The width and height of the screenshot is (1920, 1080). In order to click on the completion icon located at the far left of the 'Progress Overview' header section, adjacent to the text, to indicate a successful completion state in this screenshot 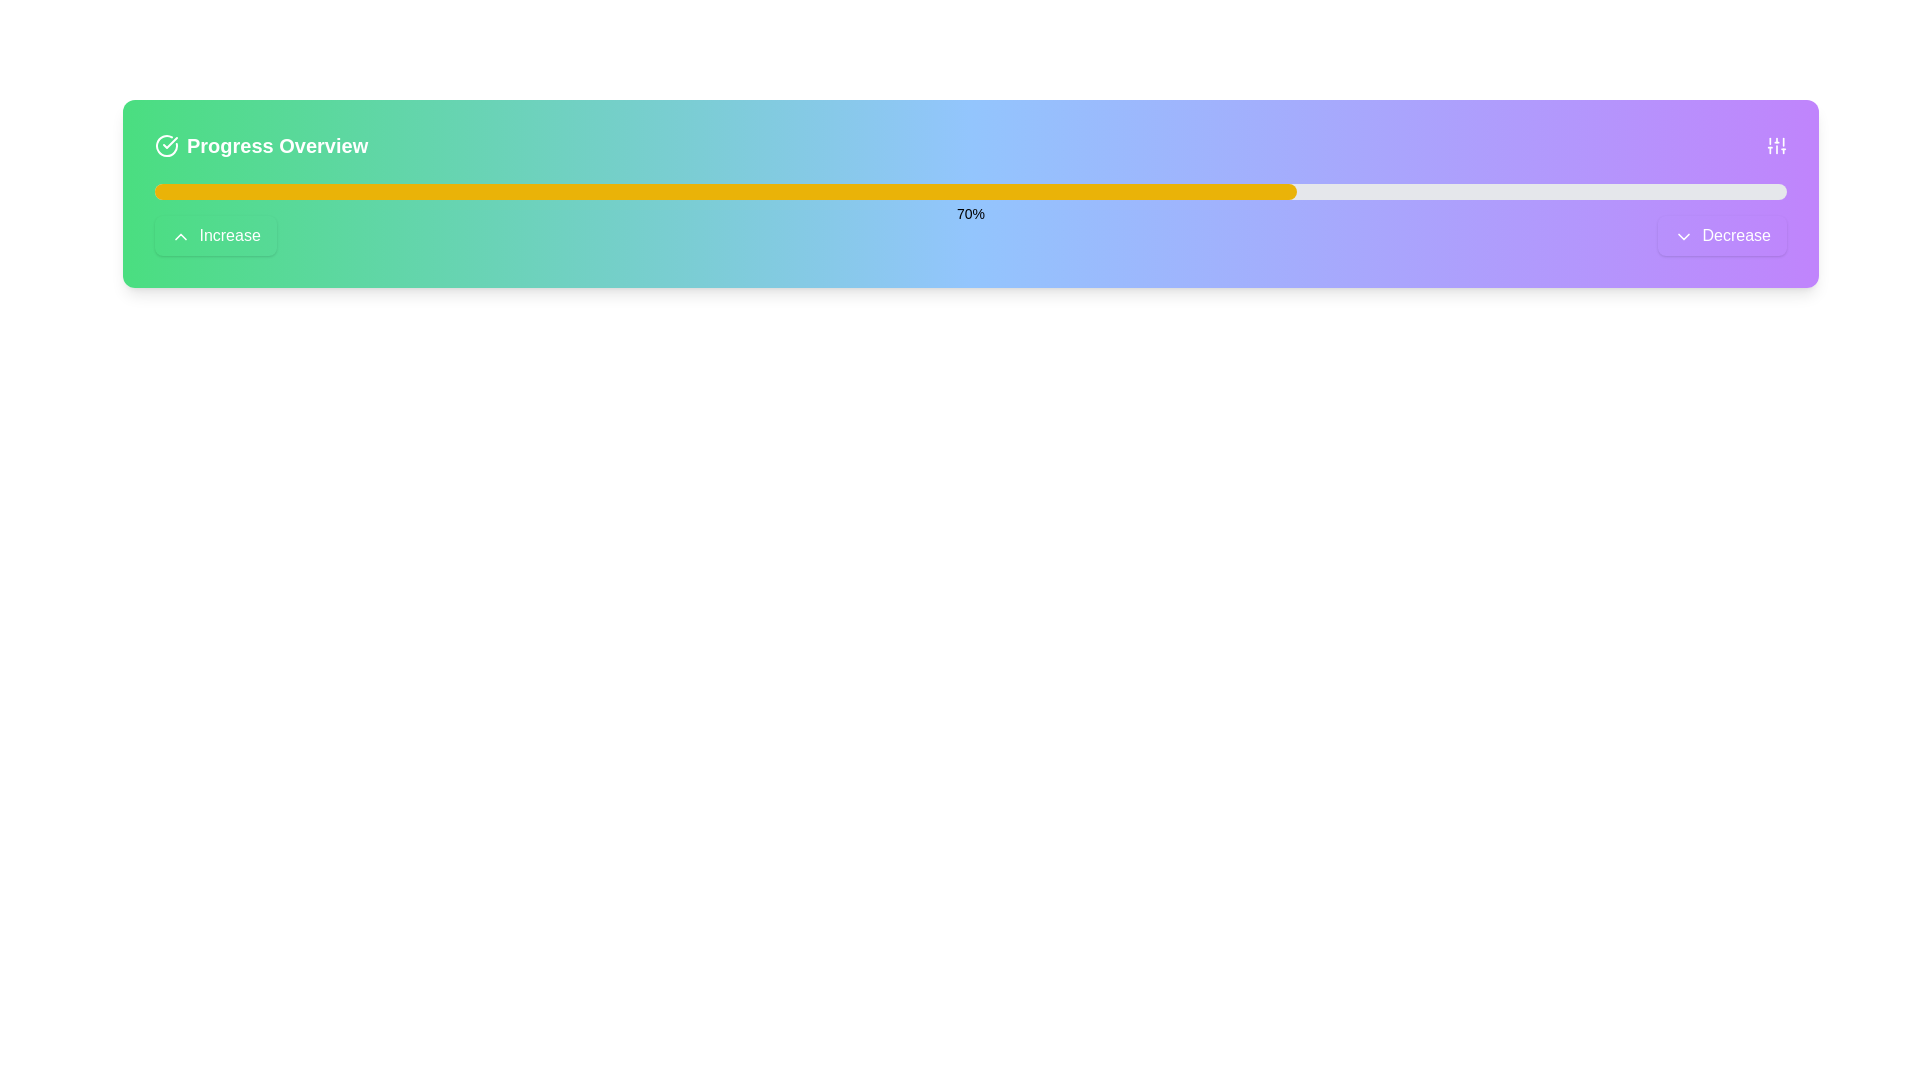, I will do `click(167, 145)`.